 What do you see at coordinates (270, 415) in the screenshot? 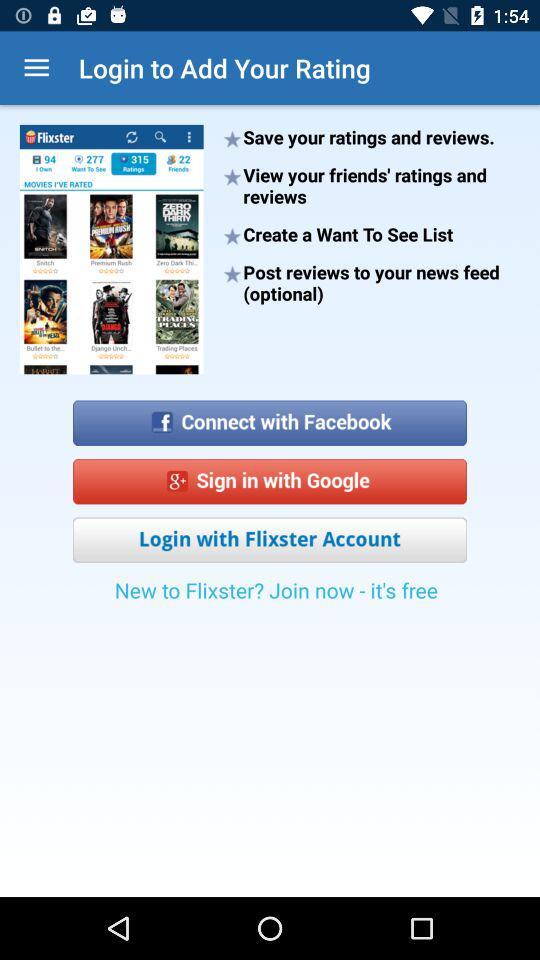
I see `sign up with facebook` at bounding box center [270, 415].